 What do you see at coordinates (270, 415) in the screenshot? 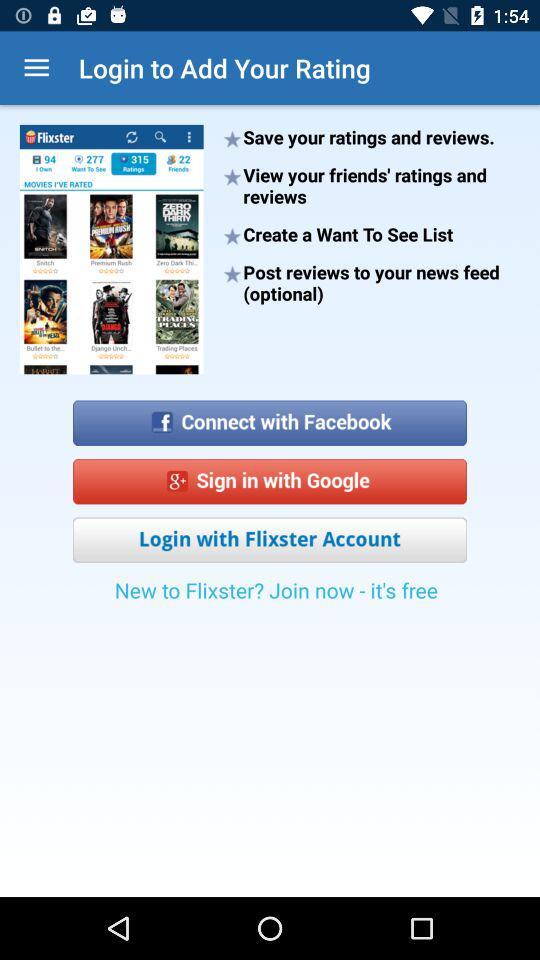
I see `sign up with facebook` at bounding box center [270, 415].